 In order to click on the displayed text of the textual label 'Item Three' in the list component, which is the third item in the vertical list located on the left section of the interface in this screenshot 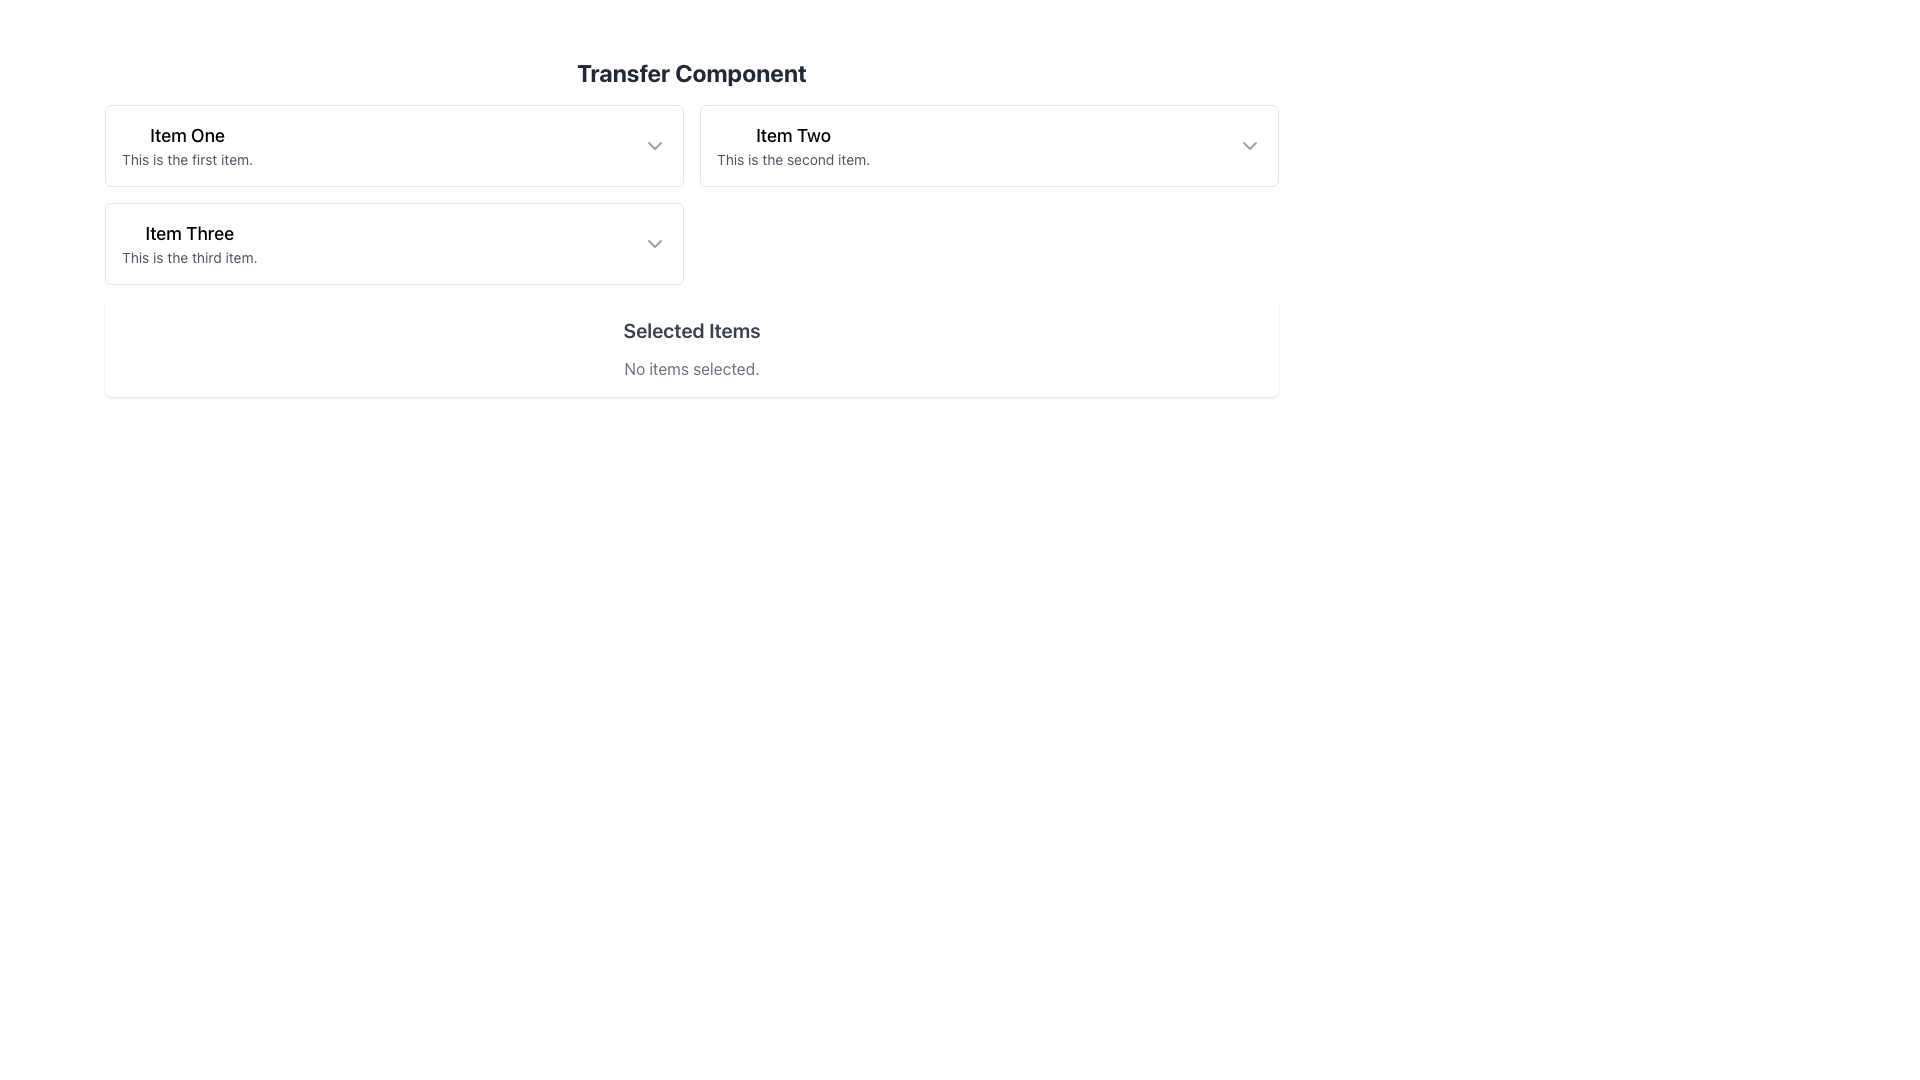, I will do `click(189, 242)`.